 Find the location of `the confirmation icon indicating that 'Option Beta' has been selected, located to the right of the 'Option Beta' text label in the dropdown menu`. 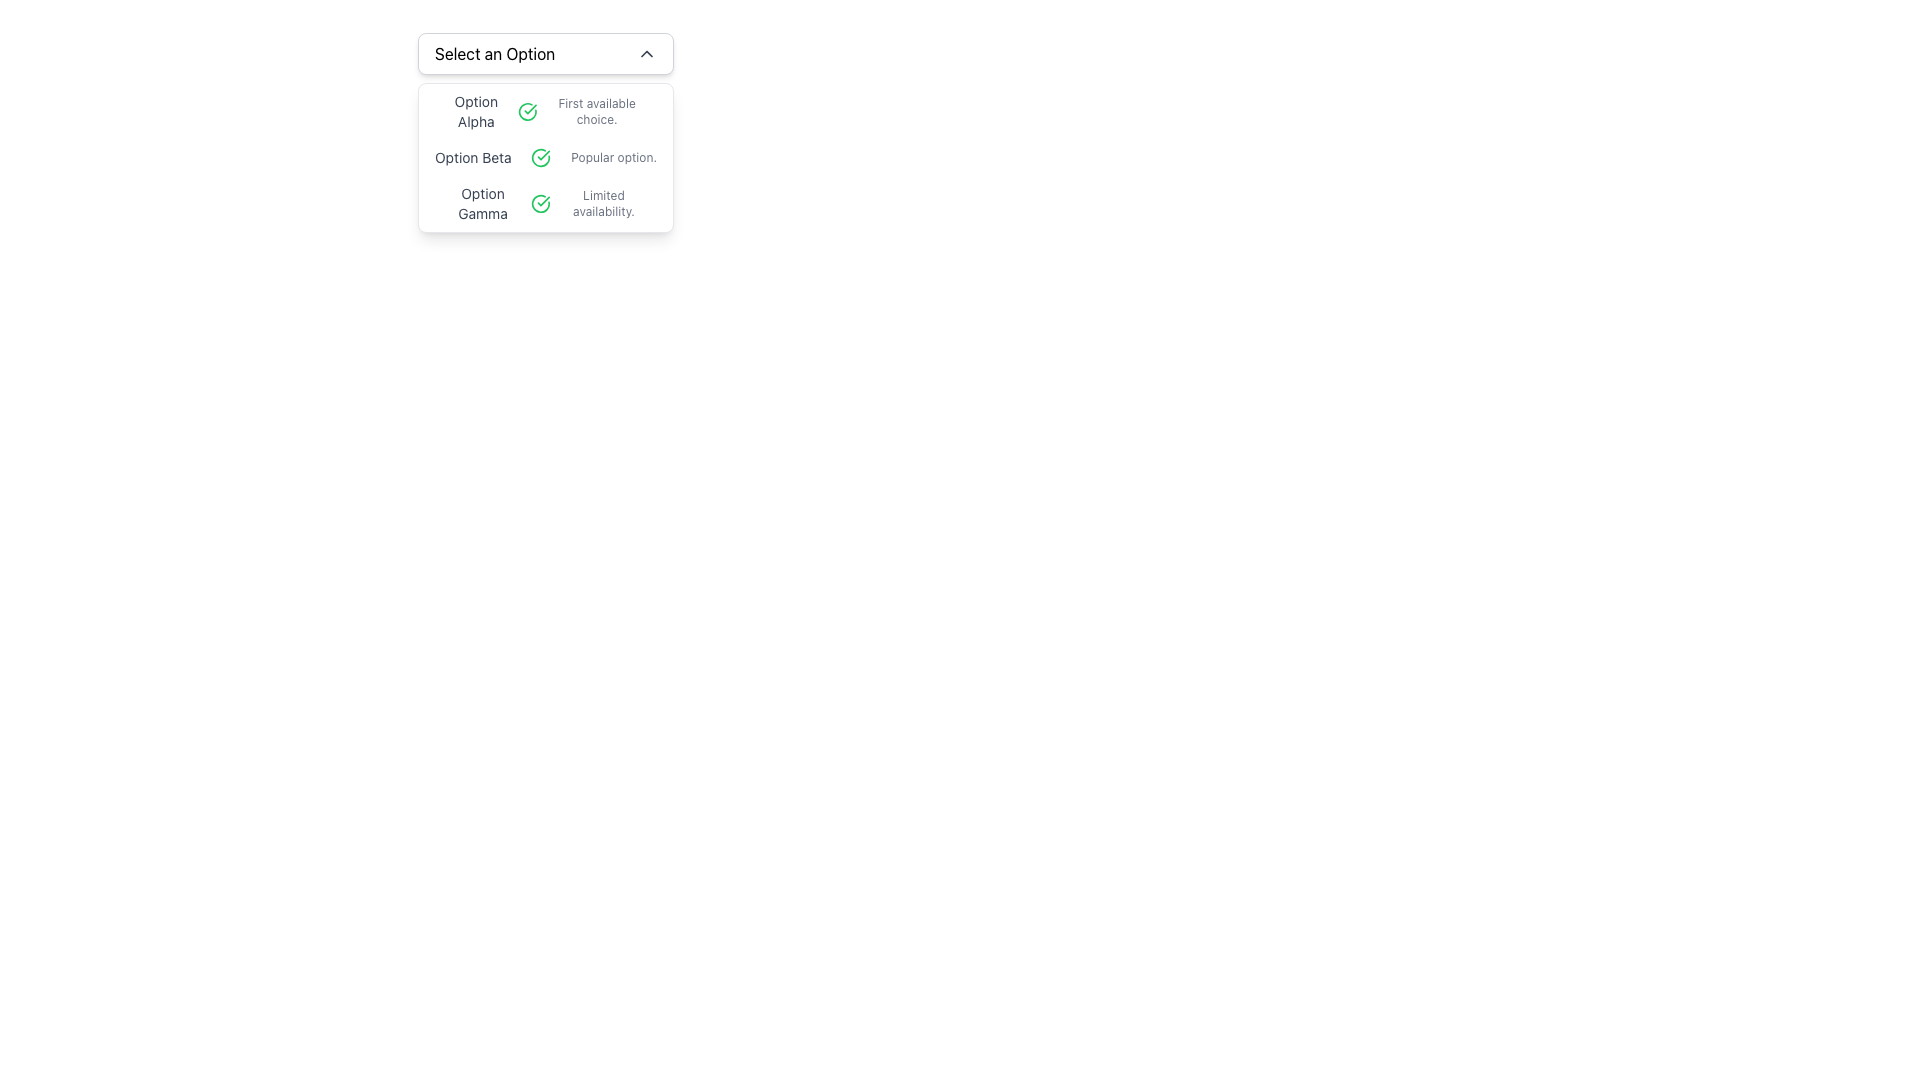

the confirmation icon indicating that 'Option Beta' has been selected, located to the right of the 'Option Beta' text label in the dropdown menu is located at coordinates (541, 157).